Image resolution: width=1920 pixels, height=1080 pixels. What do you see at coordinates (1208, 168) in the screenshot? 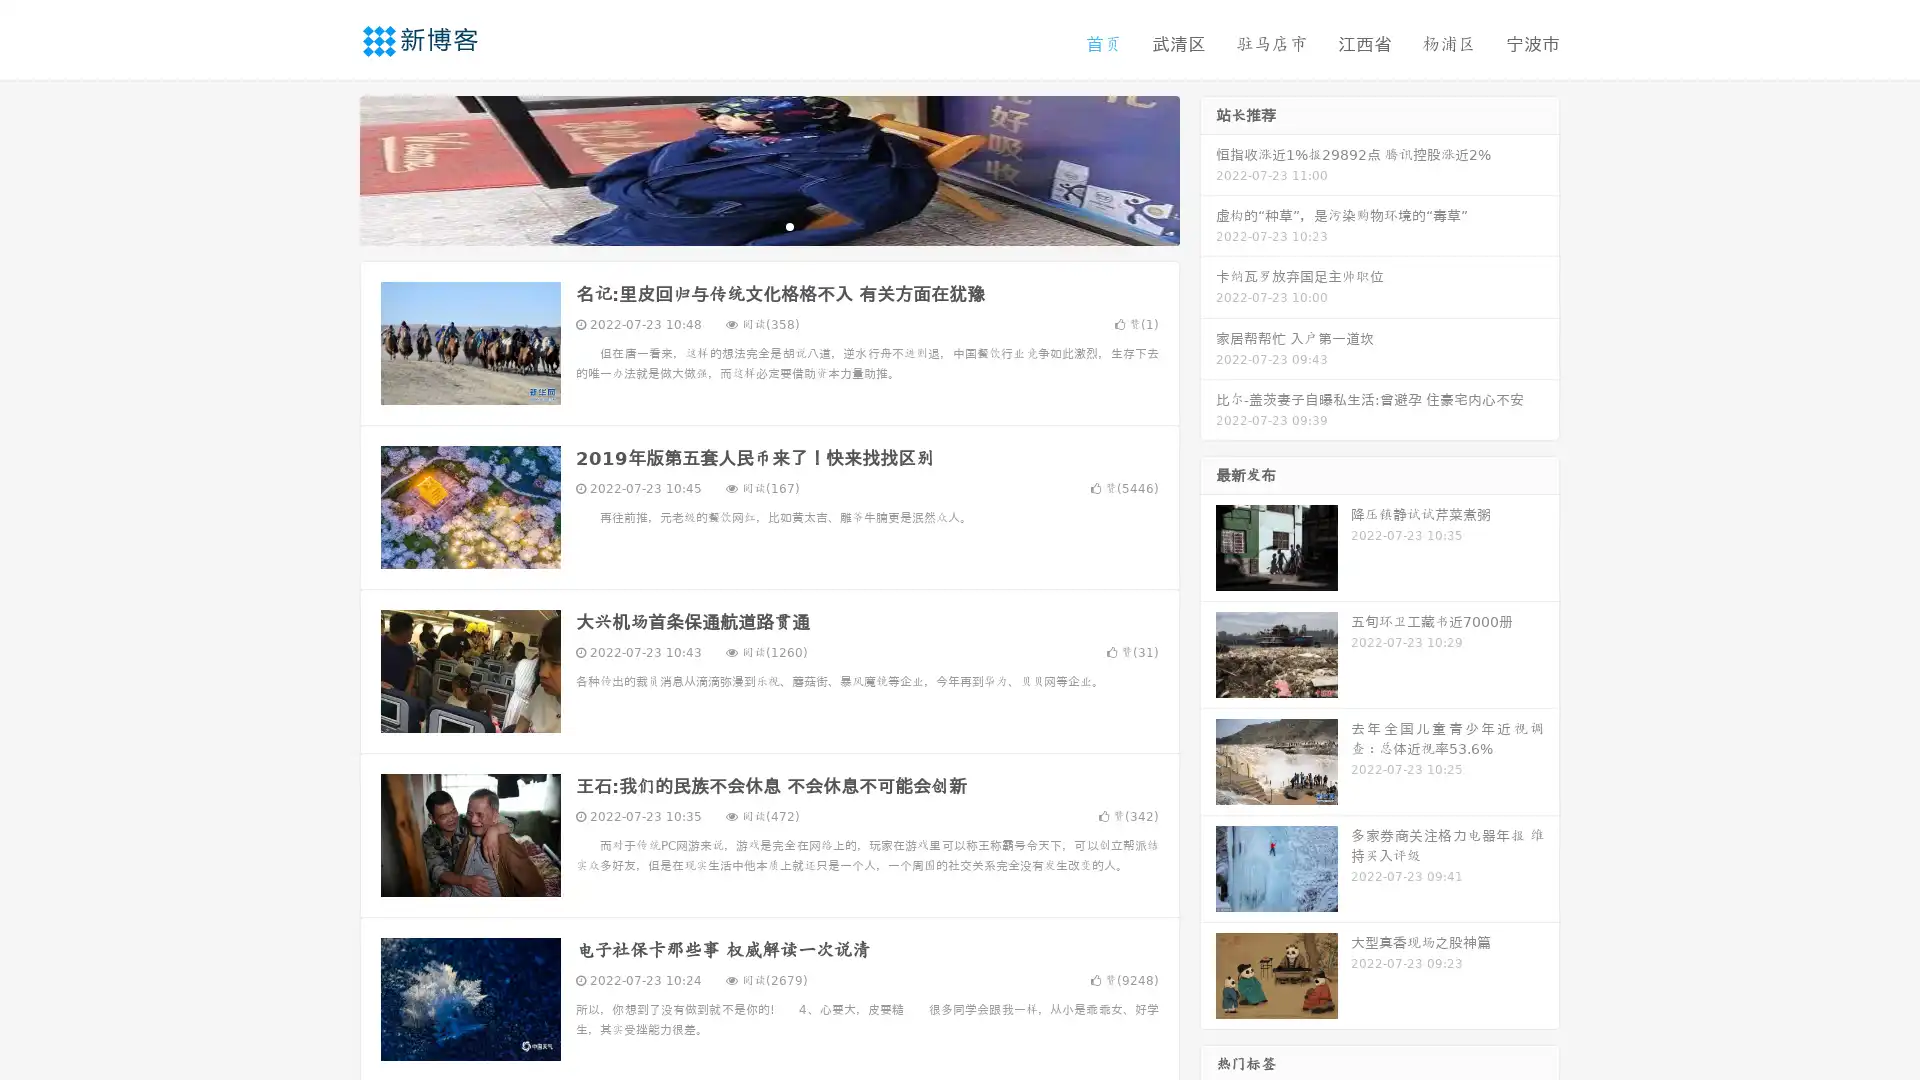
I see `Next slide` at bounding box center [1208, 168].